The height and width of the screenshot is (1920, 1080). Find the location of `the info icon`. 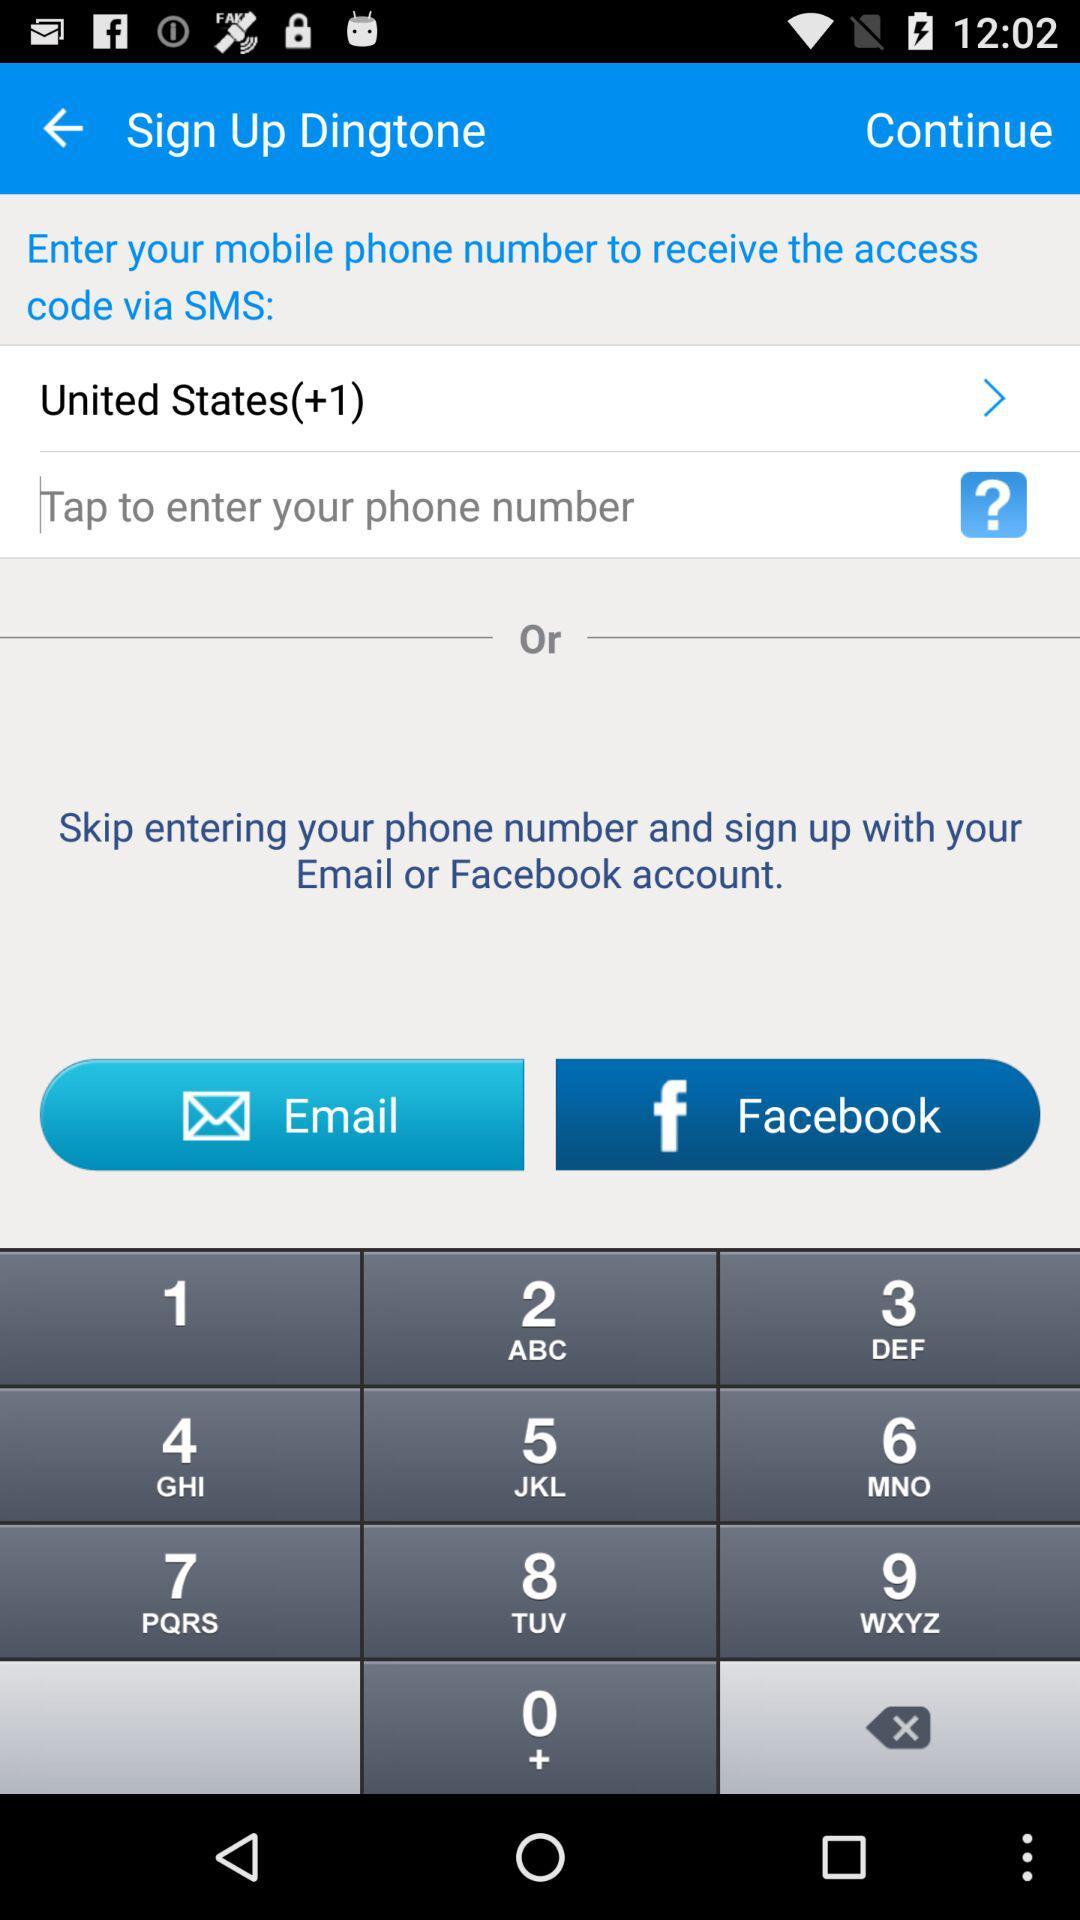

the info icon is located at coordinates (180, 1701).